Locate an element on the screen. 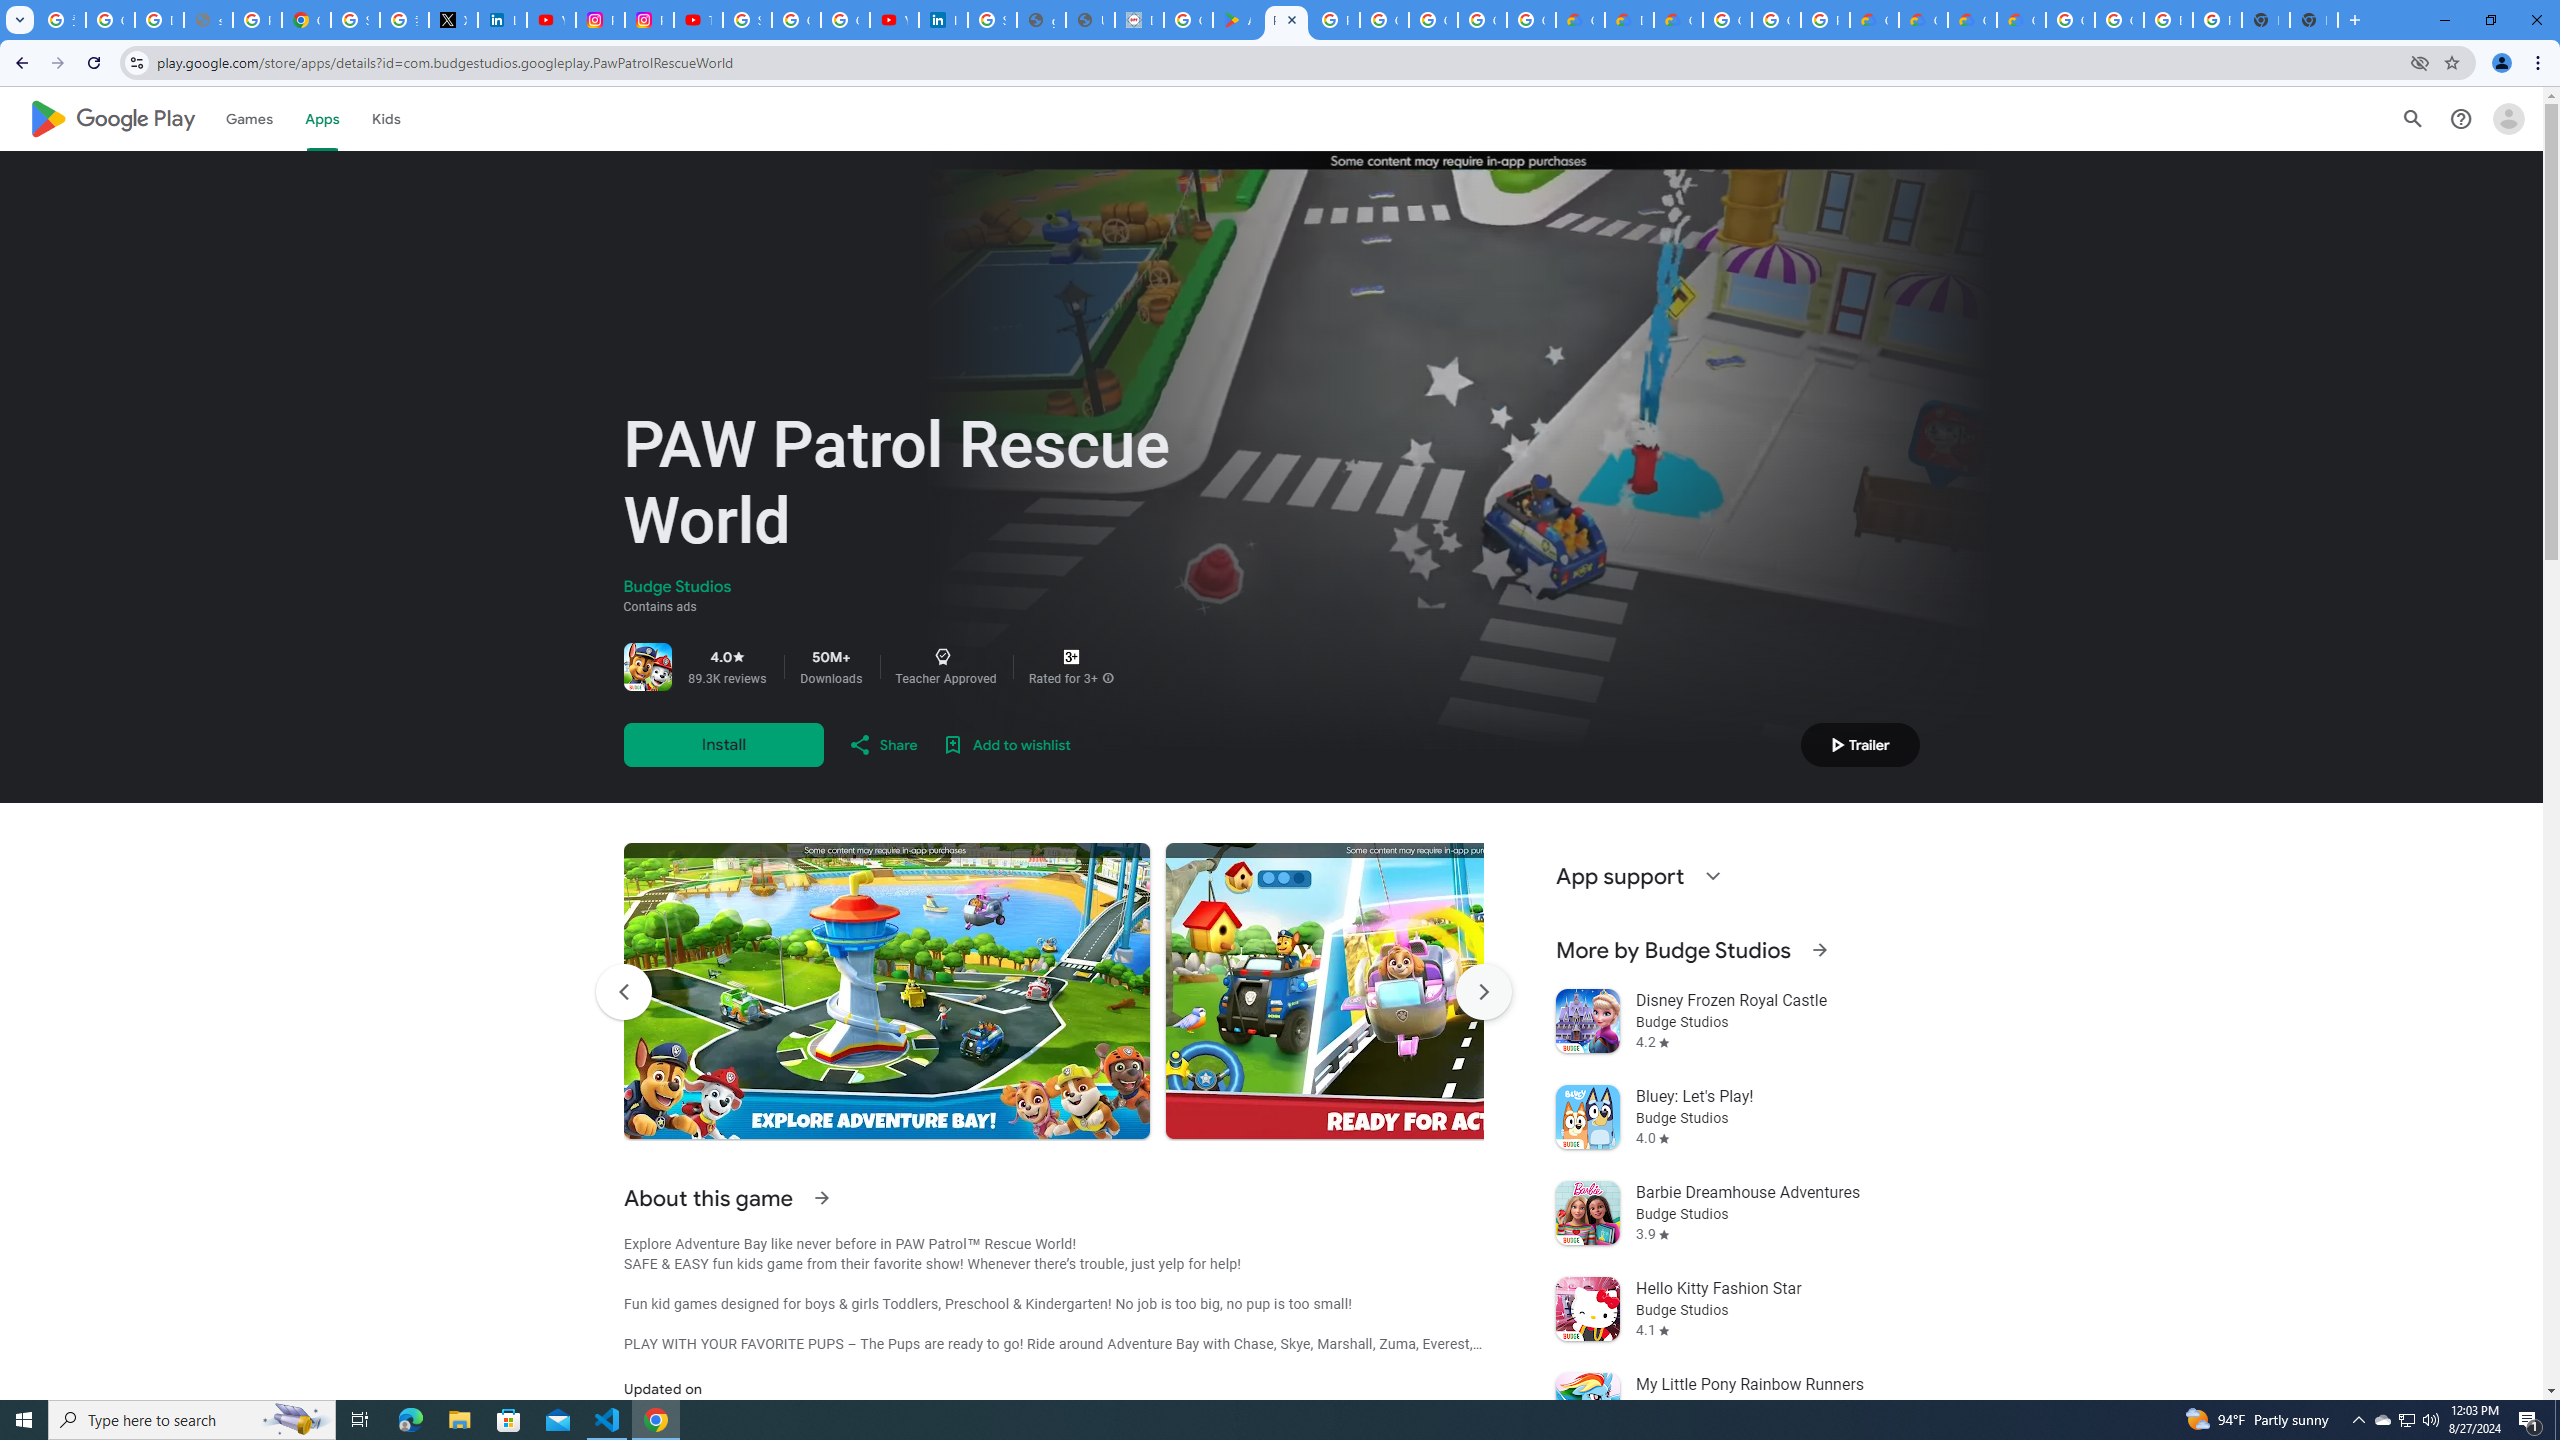  'Install' is located at coordinates (722, 744).